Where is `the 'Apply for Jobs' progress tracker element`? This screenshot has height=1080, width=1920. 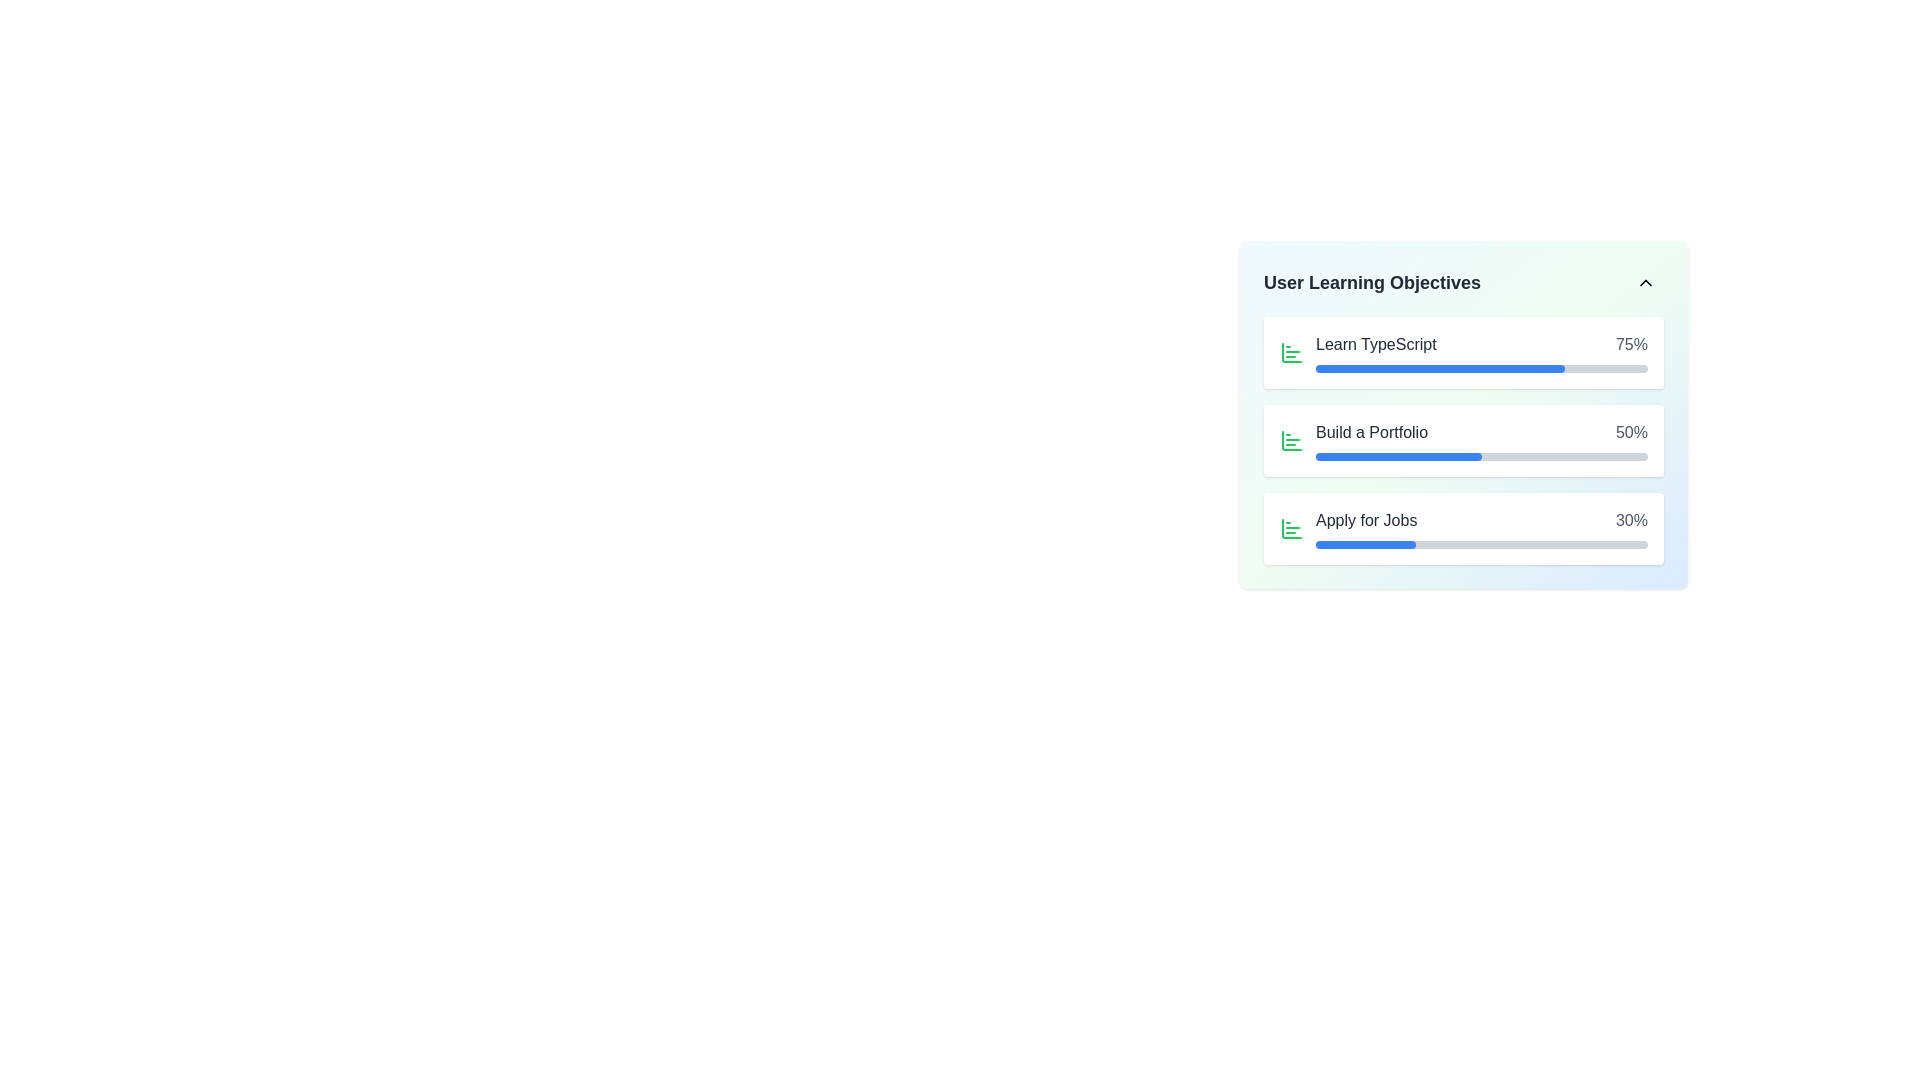
the 'Apply for Jobs' progress tracker element is located at coordinates (1482, 527).